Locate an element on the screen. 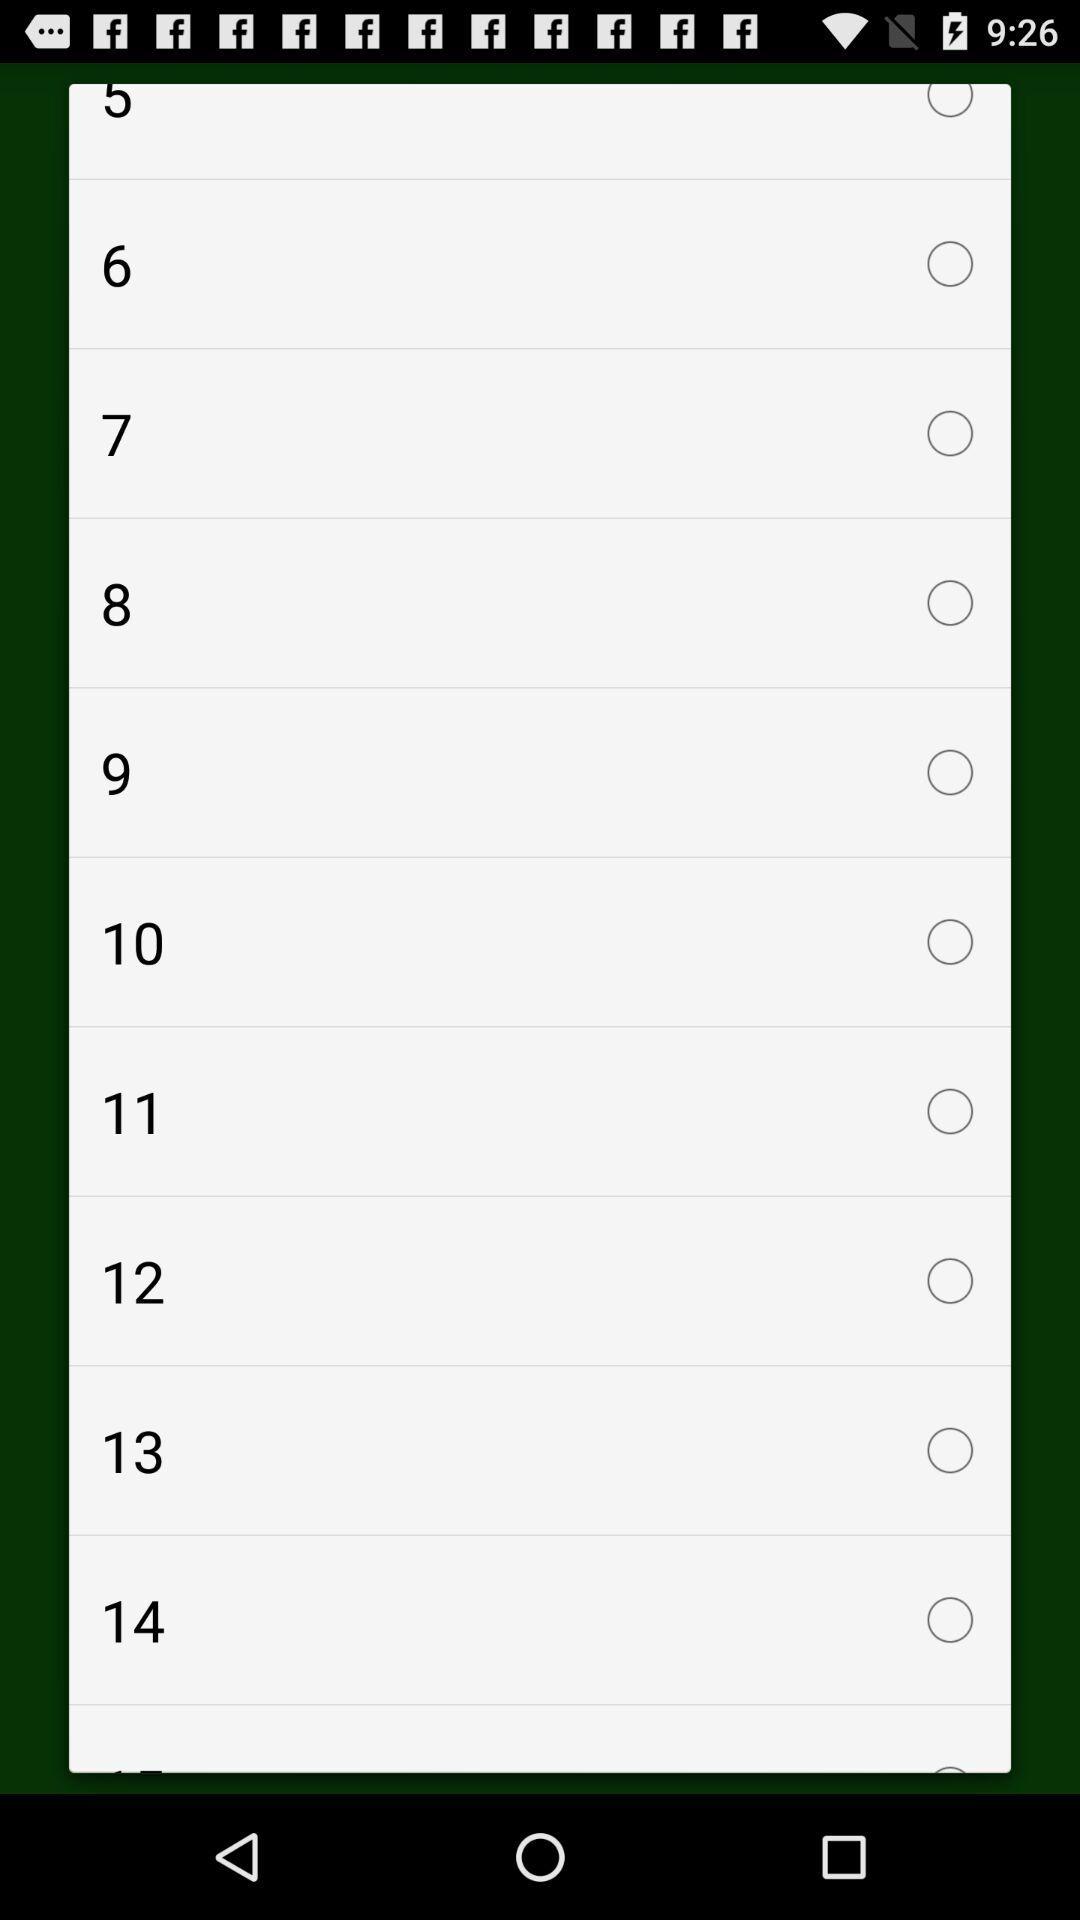 This screenshot has width=1080, height=1920. the 10 item is located at coordinates (540, 940).